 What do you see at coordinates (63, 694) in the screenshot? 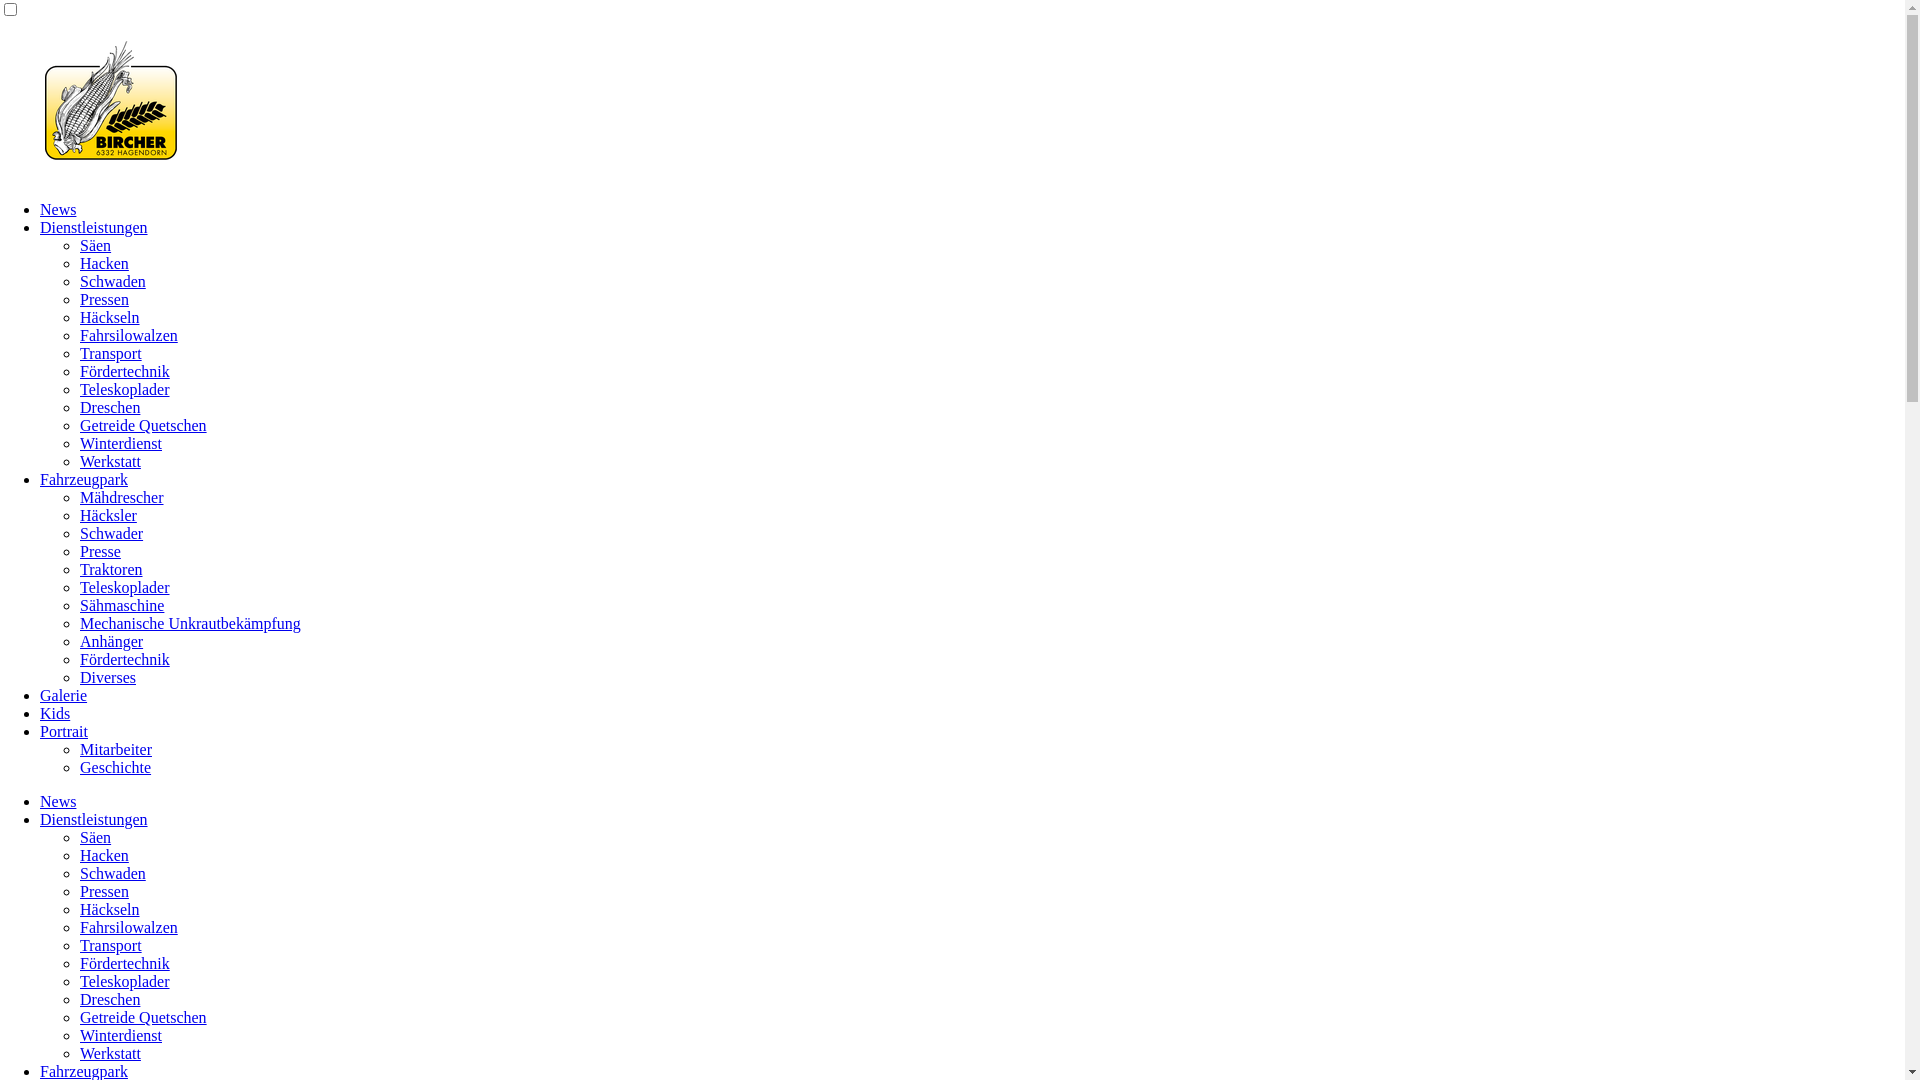
I see `'Galerie'` at bounding box center [63, 694].